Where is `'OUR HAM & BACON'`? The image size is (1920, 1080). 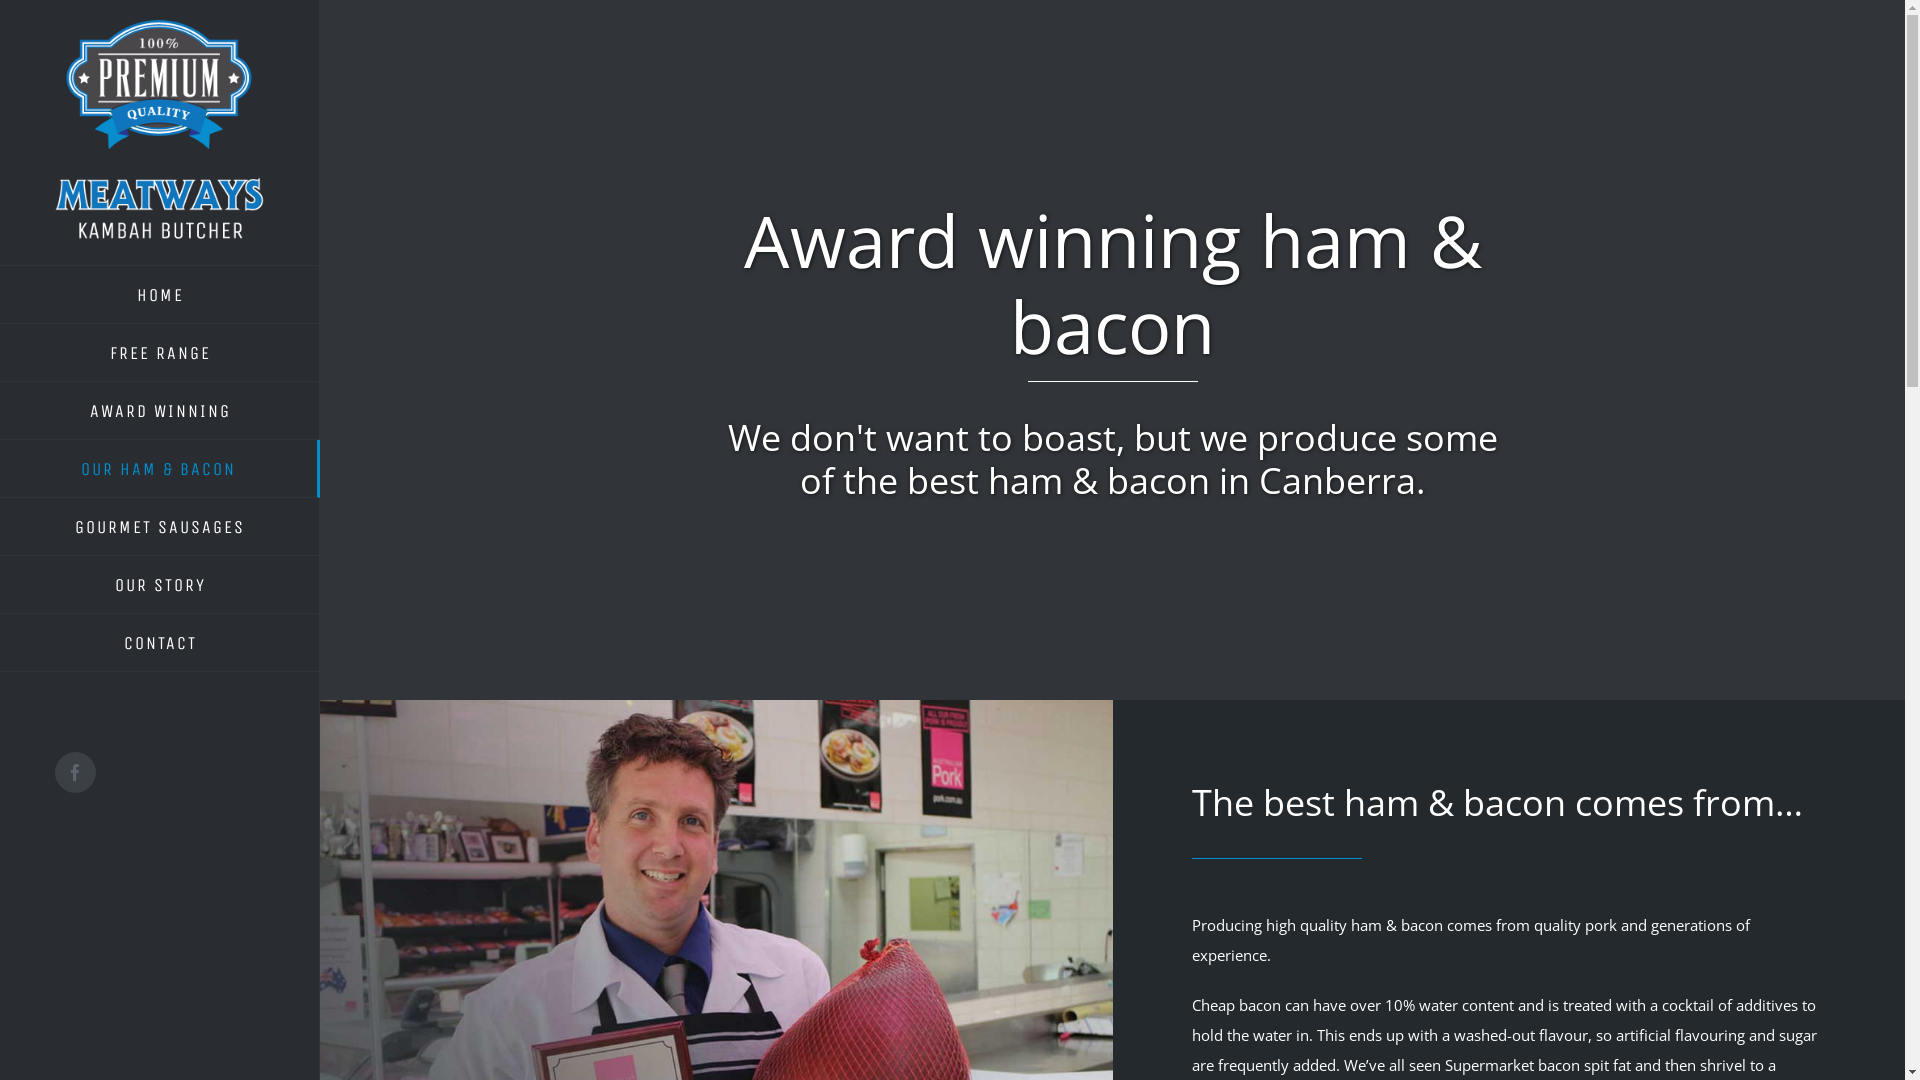
'OUR HAM & BACON' is located at coordinates (158, 469).